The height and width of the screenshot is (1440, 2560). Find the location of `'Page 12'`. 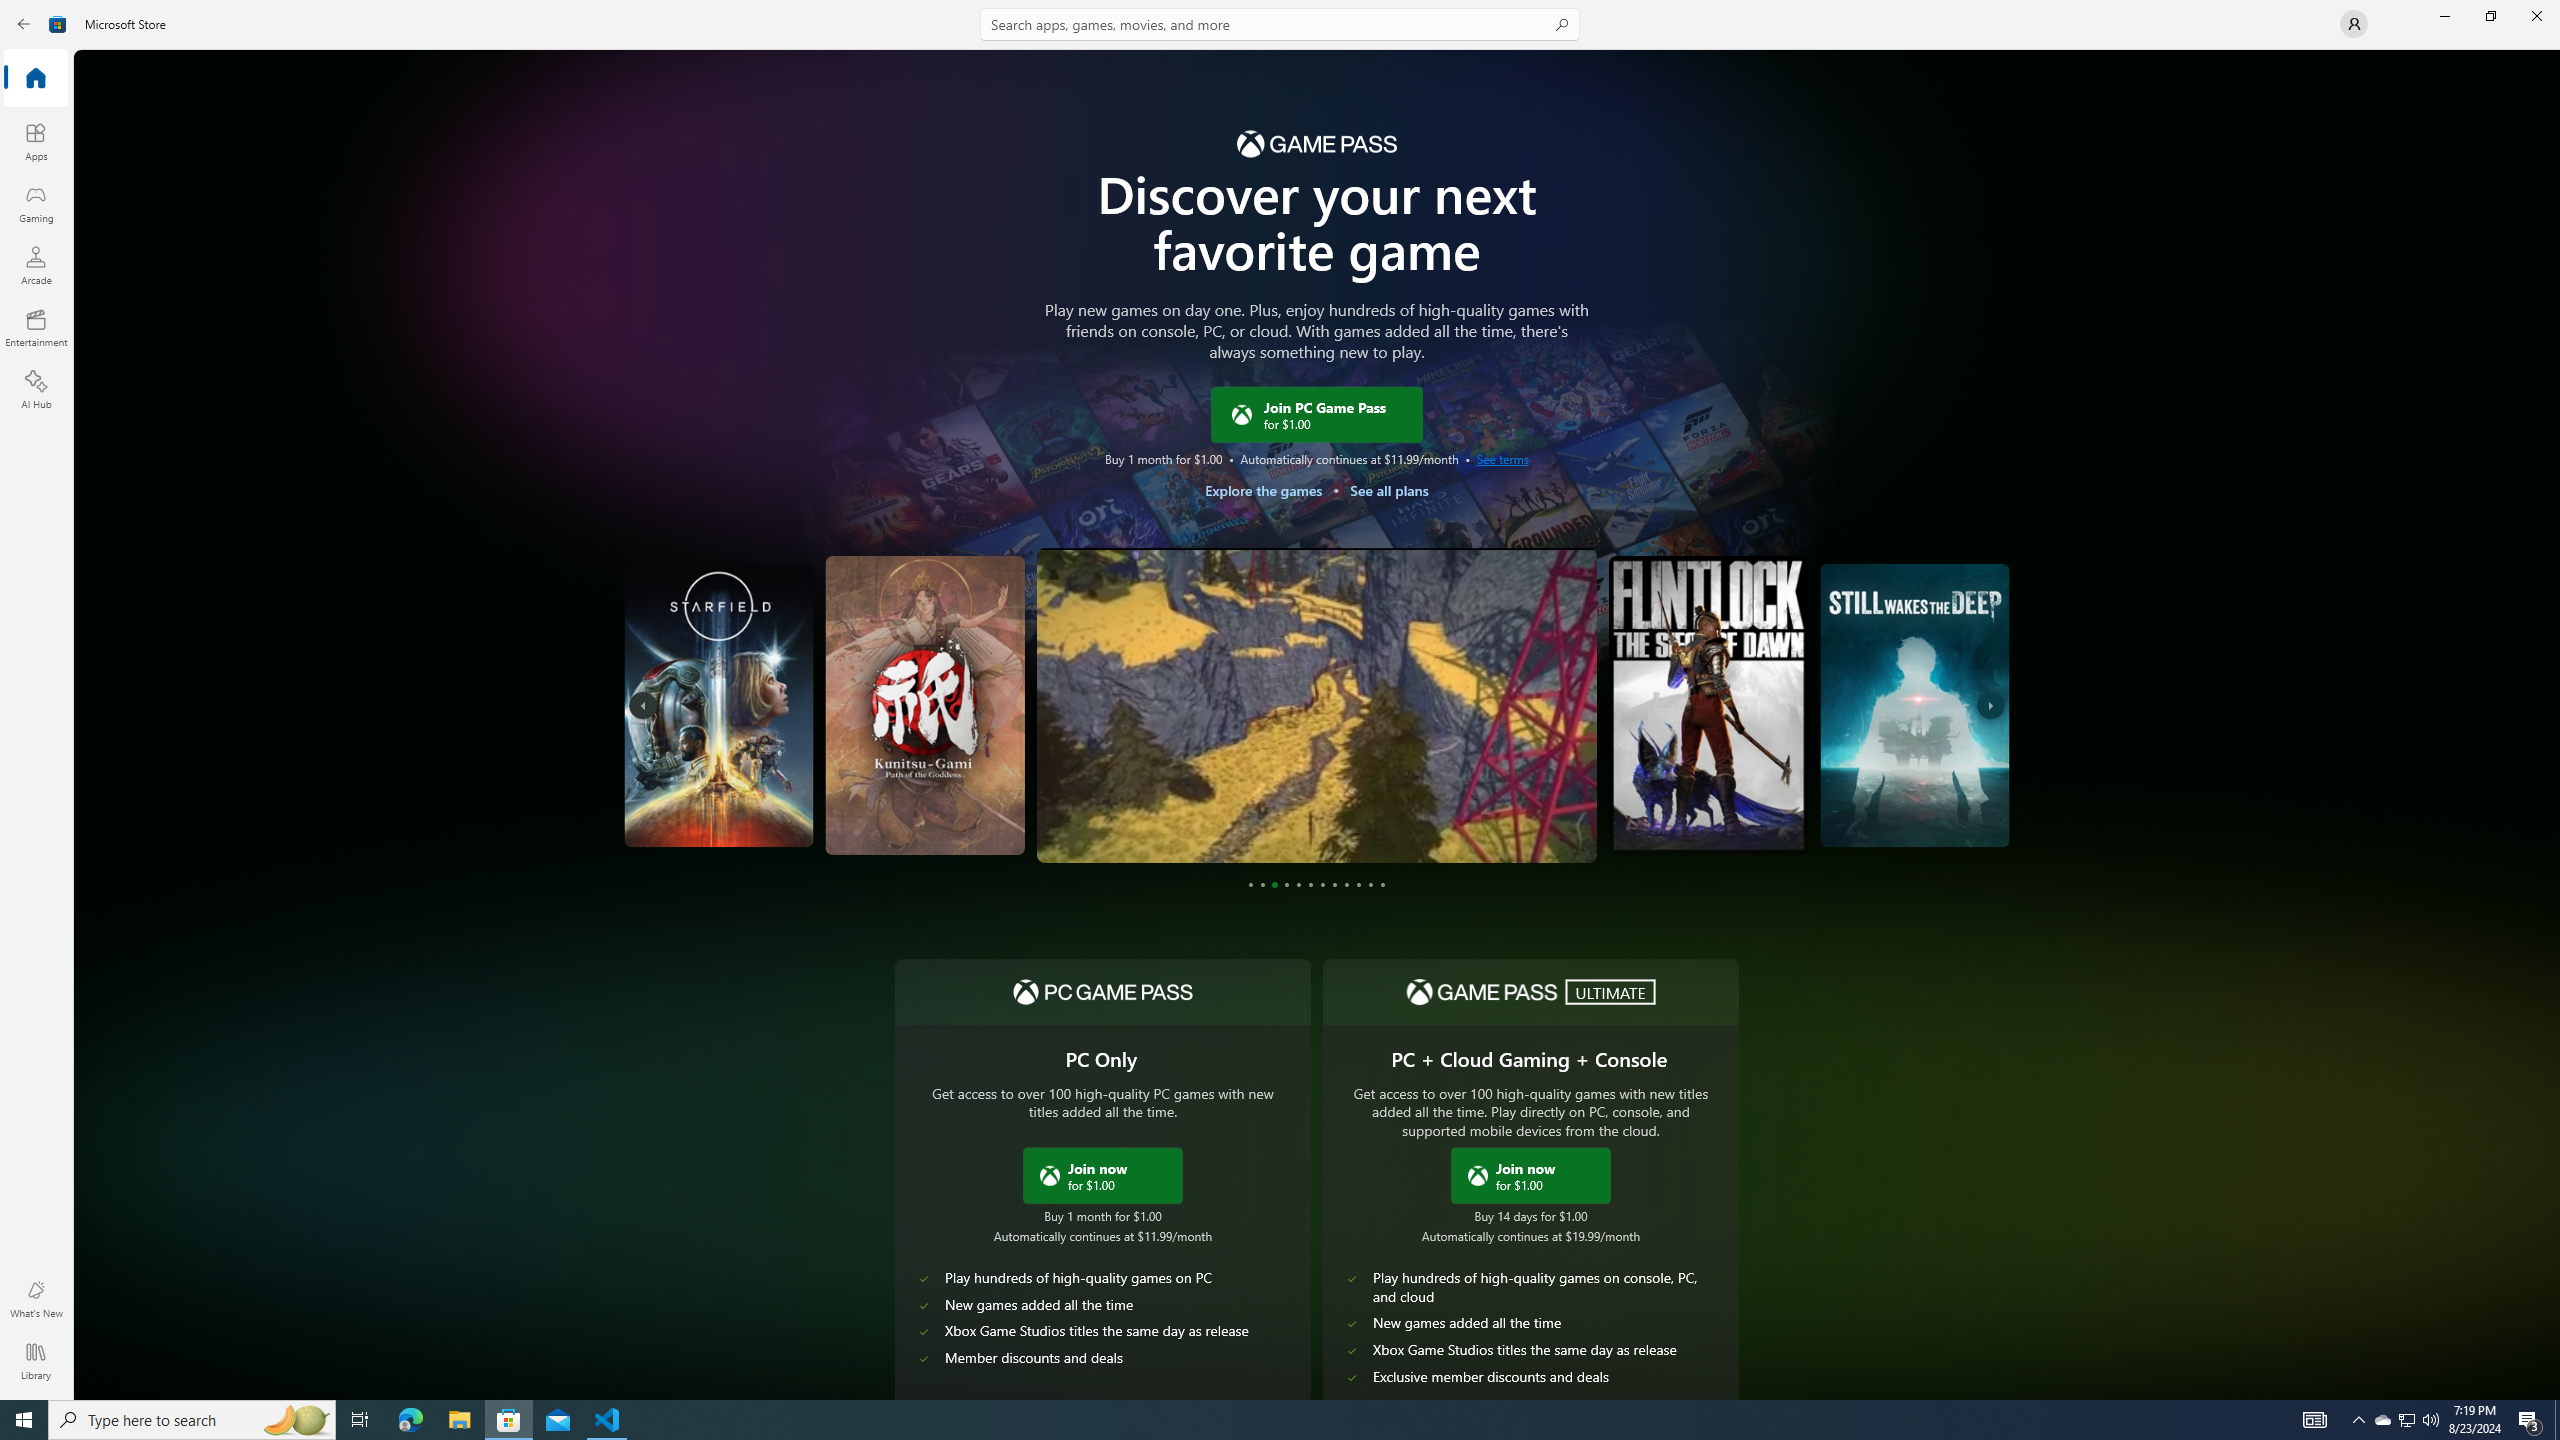

'Page 12' is located at coordinates (1382, 884).